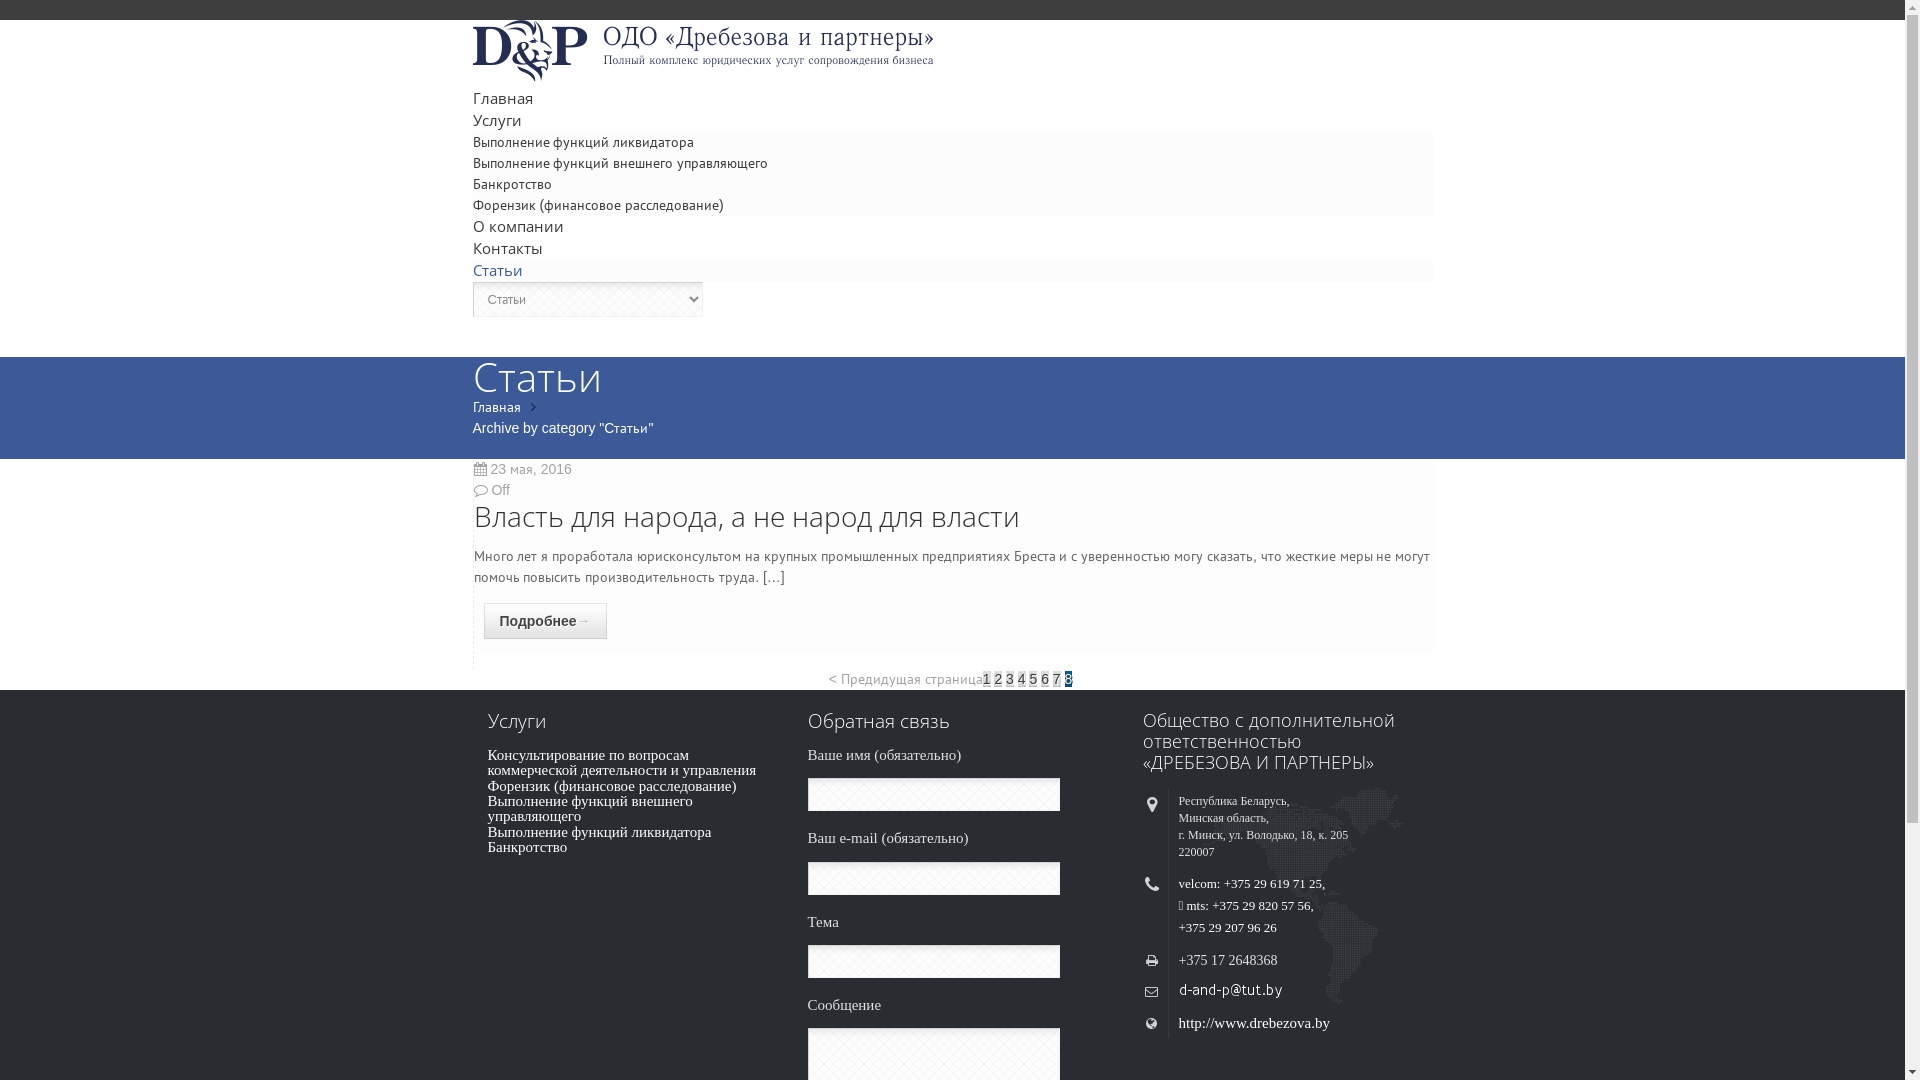  What do you see at coordinates (1252, 1022) in the screenshot?
I see `'http://www.drebezova.by'` at bounding box center [1252, 1022].